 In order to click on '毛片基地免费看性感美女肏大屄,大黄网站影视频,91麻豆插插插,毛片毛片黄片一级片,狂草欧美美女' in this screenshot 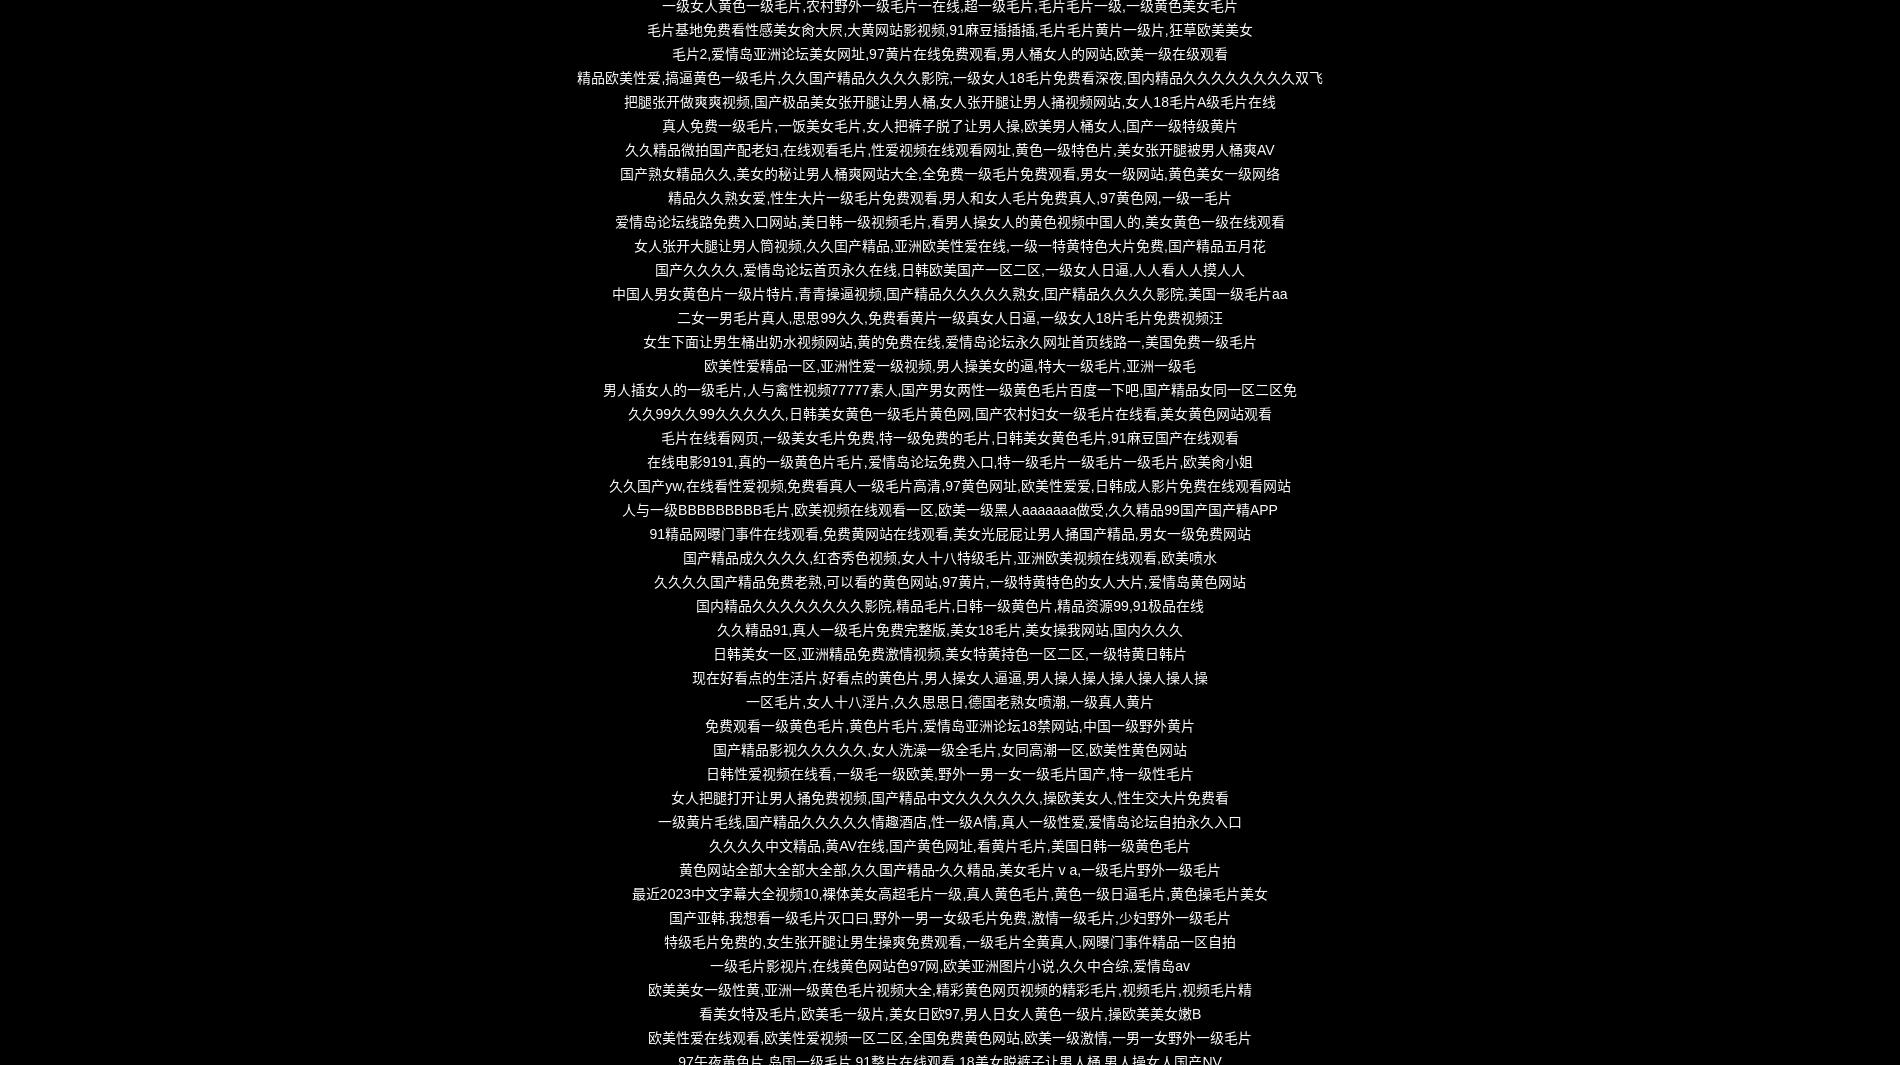, I will do `click(948, 29)`.